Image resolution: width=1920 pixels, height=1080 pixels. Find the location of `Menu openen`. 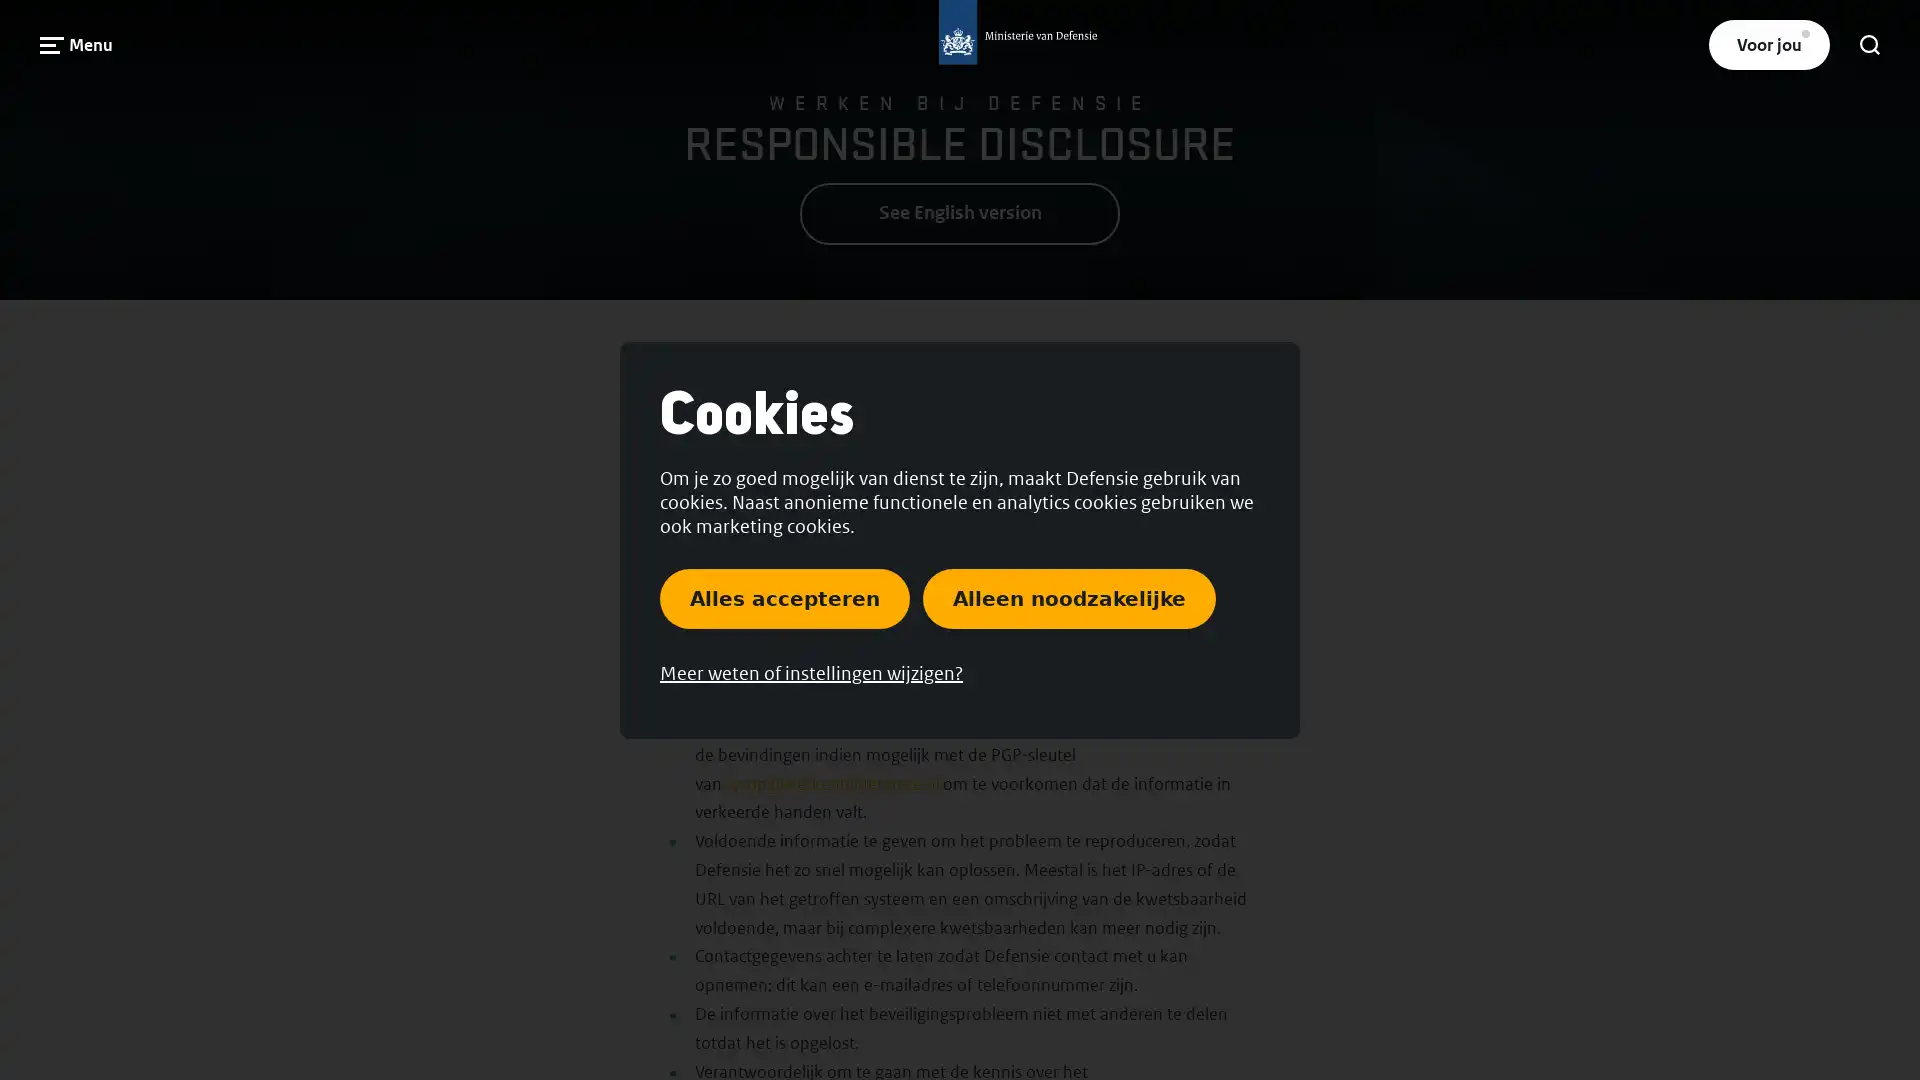

Menu openen is located at coordinates (76, 44).